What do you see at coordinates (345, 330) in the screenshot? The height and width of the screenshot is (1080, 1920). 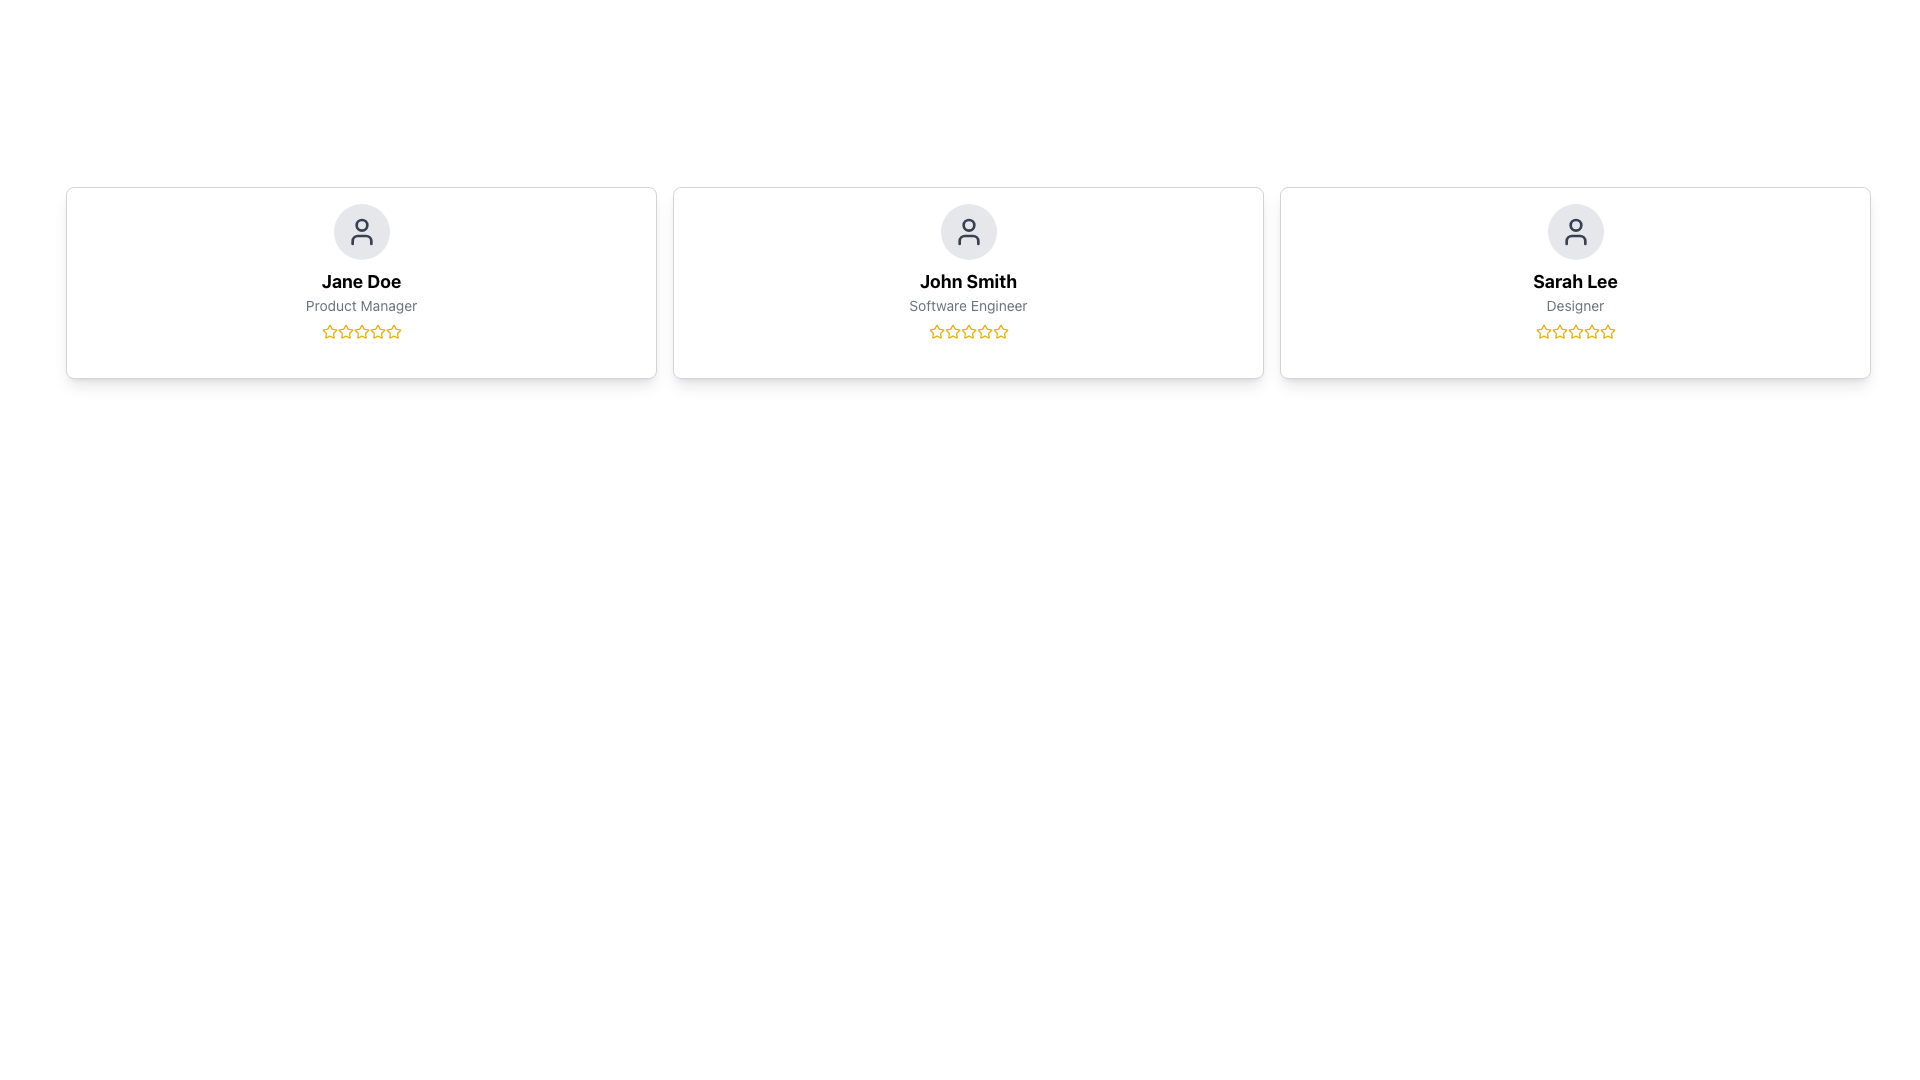 I see `the first star in the rating system located below 'Jane Doe' and 'Product Manager' in the leftmost card` at bounding box center [345, 330].